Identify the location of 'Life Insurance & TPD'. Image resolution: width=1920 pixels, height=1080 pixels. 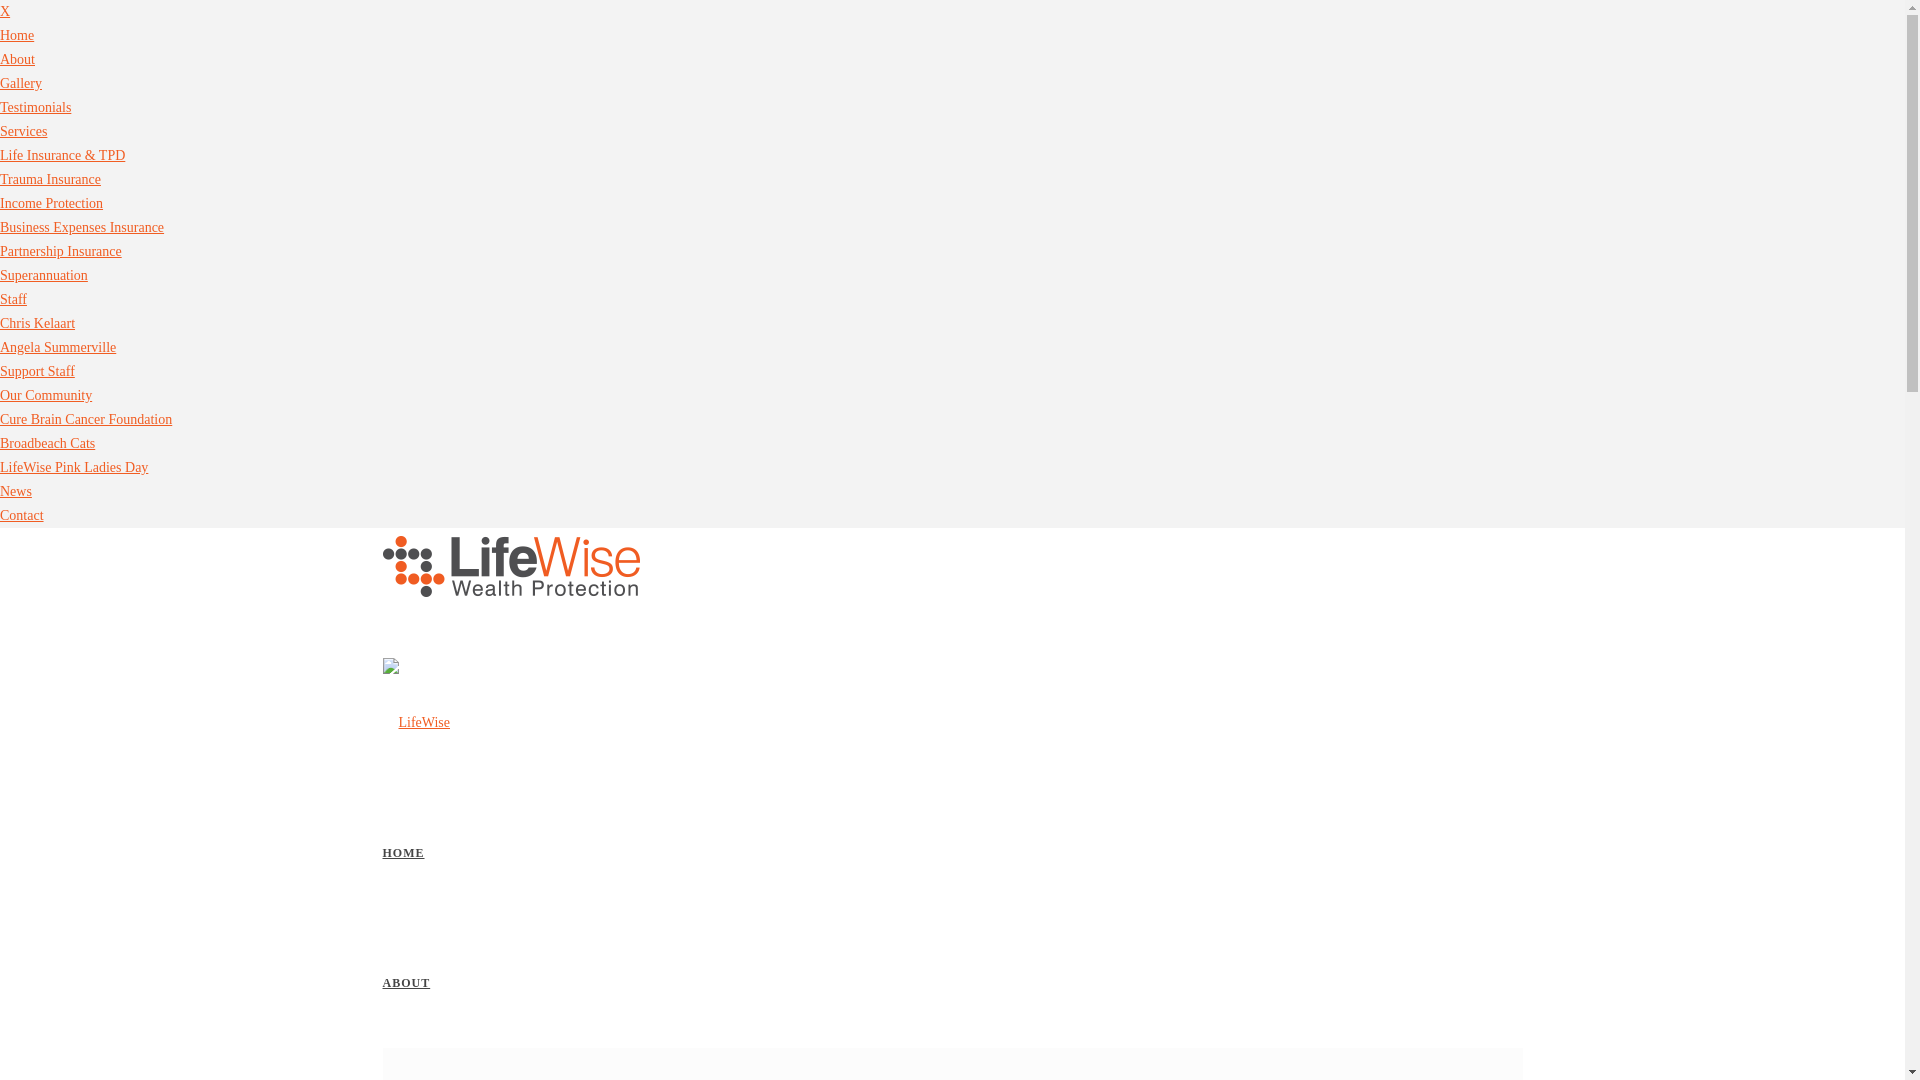
(62, 154).